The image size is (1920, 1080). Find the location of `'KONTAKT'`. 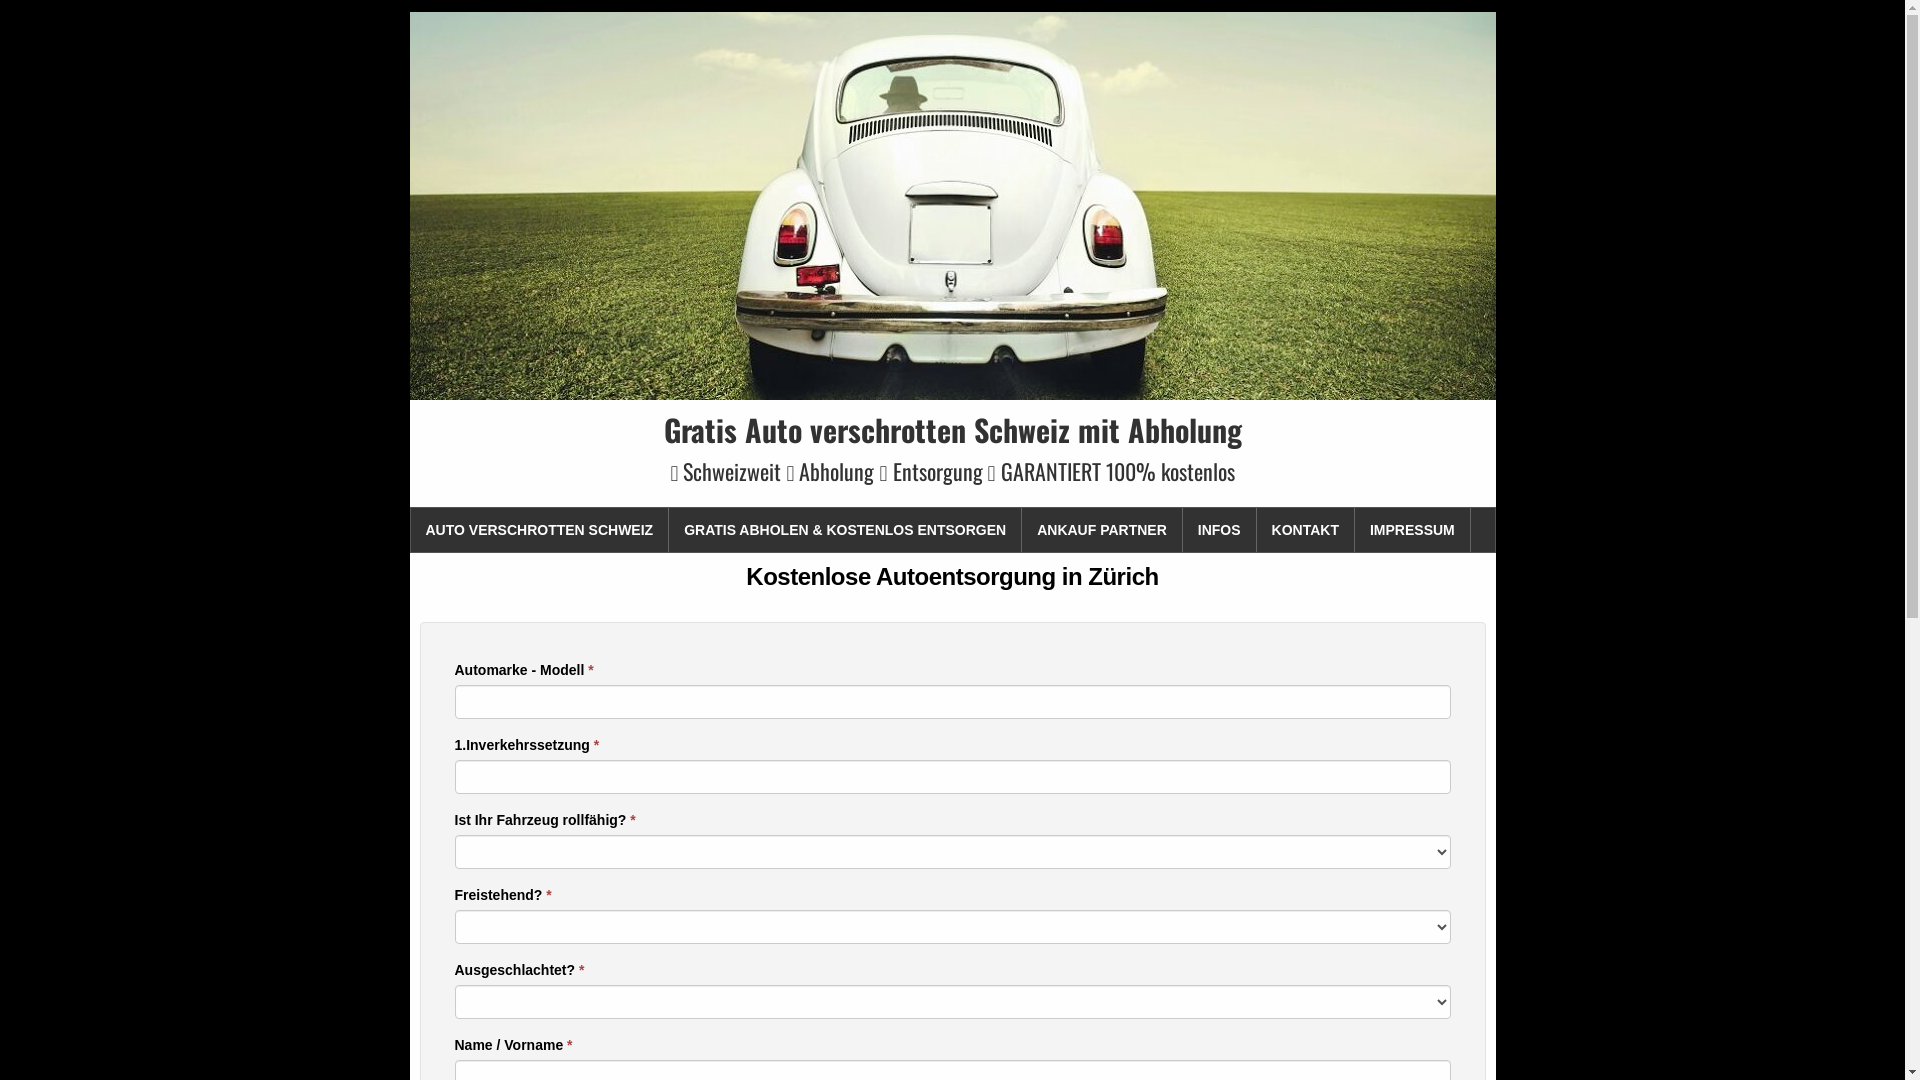

'KONTAKT' is located at coordinates (1305, 528).